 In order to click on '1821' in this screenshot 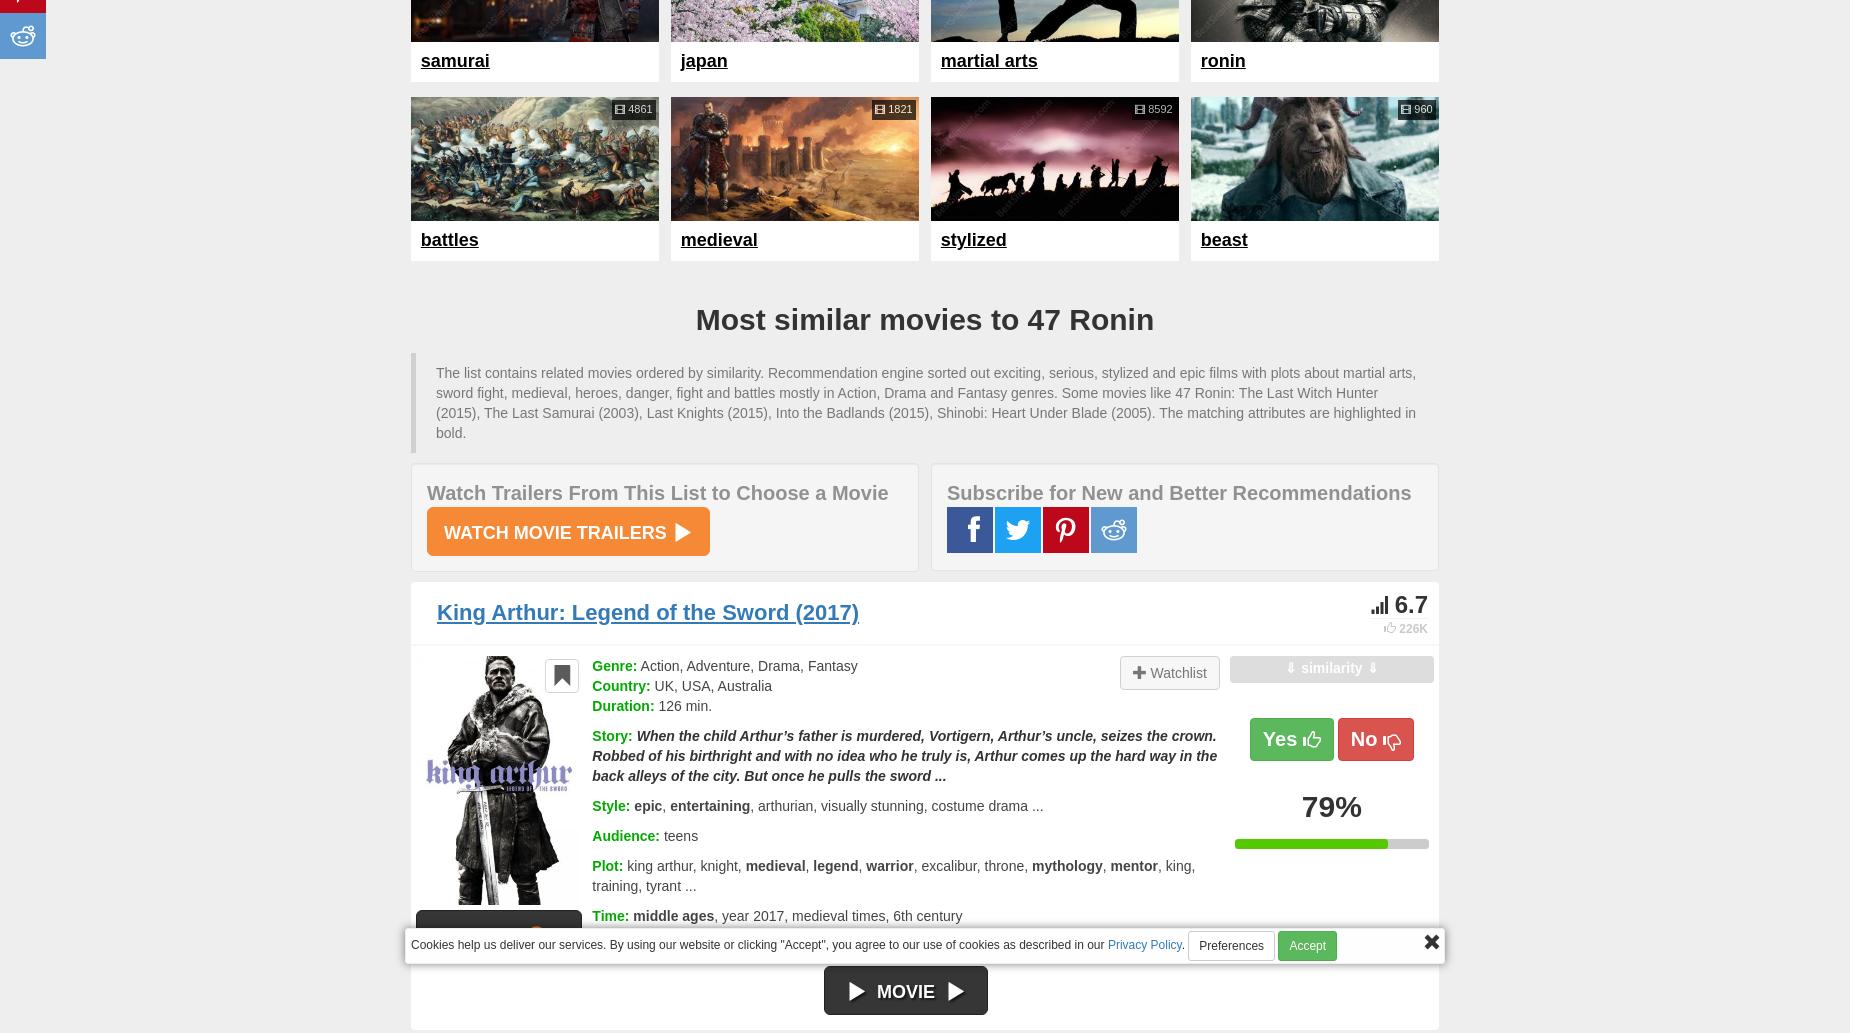, I will do `click(898, 108)`.